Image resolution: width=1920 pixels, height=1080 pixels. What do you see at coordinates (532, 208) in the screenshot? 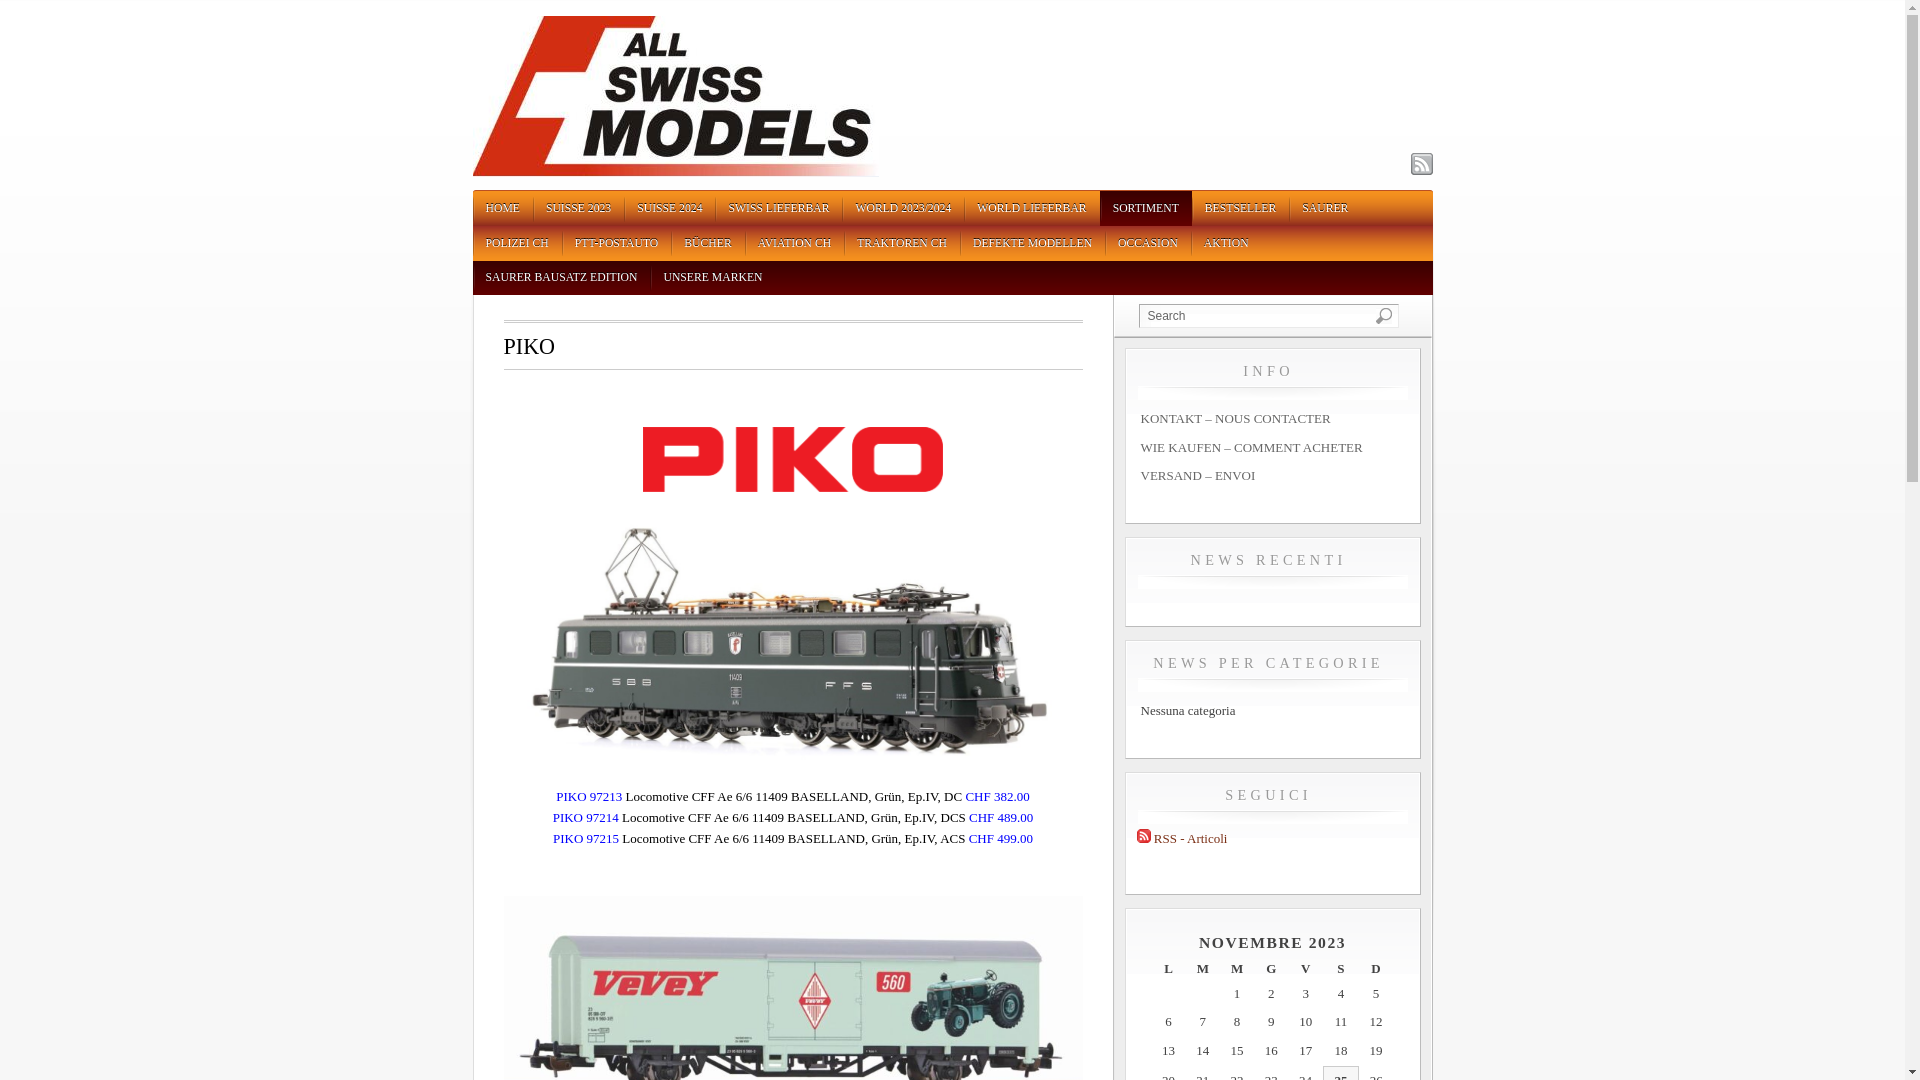
I see `'SUISSE 2023'` at bounding box center [532, 208].